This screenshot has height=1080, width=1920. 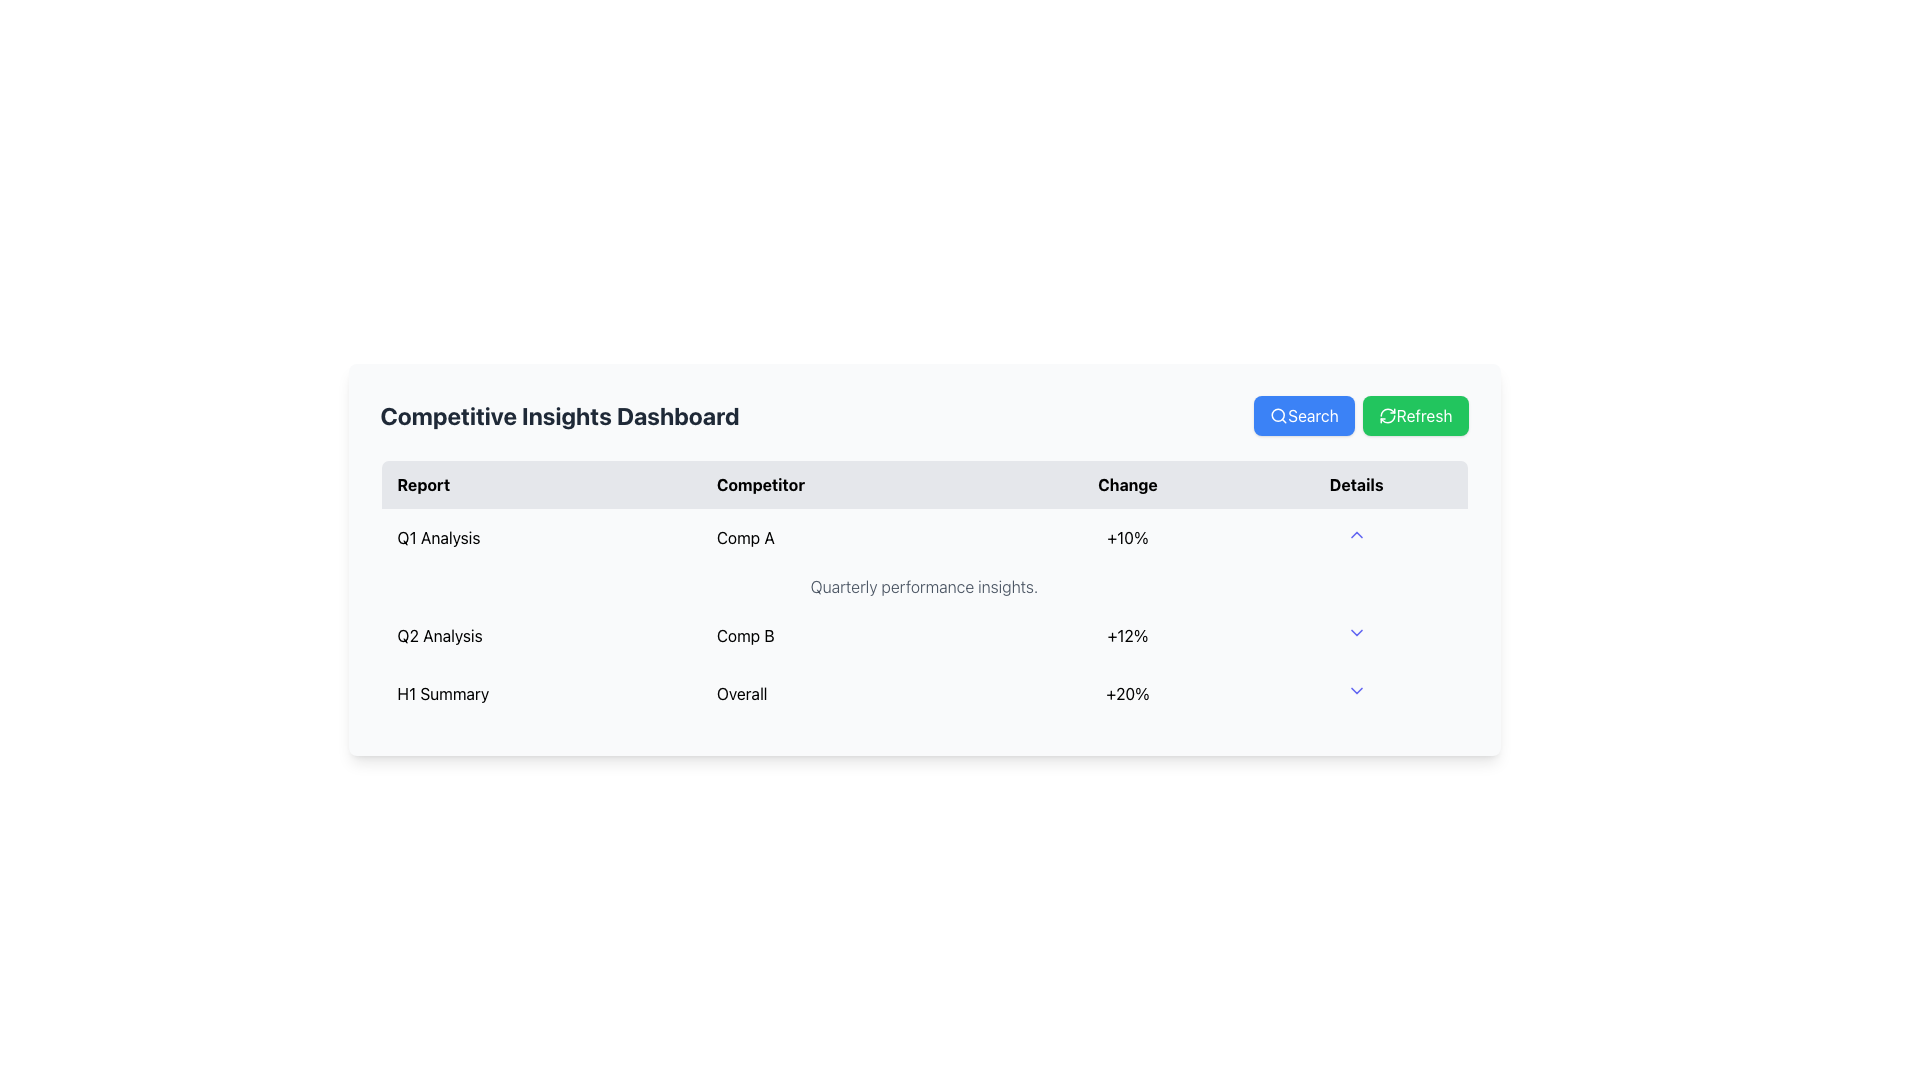 I want to click on the third row of the table displaying 'H1 Summary', 'Overall', a dot indicator, and '+20%' aligned to the right, so click(x=923, y=693).